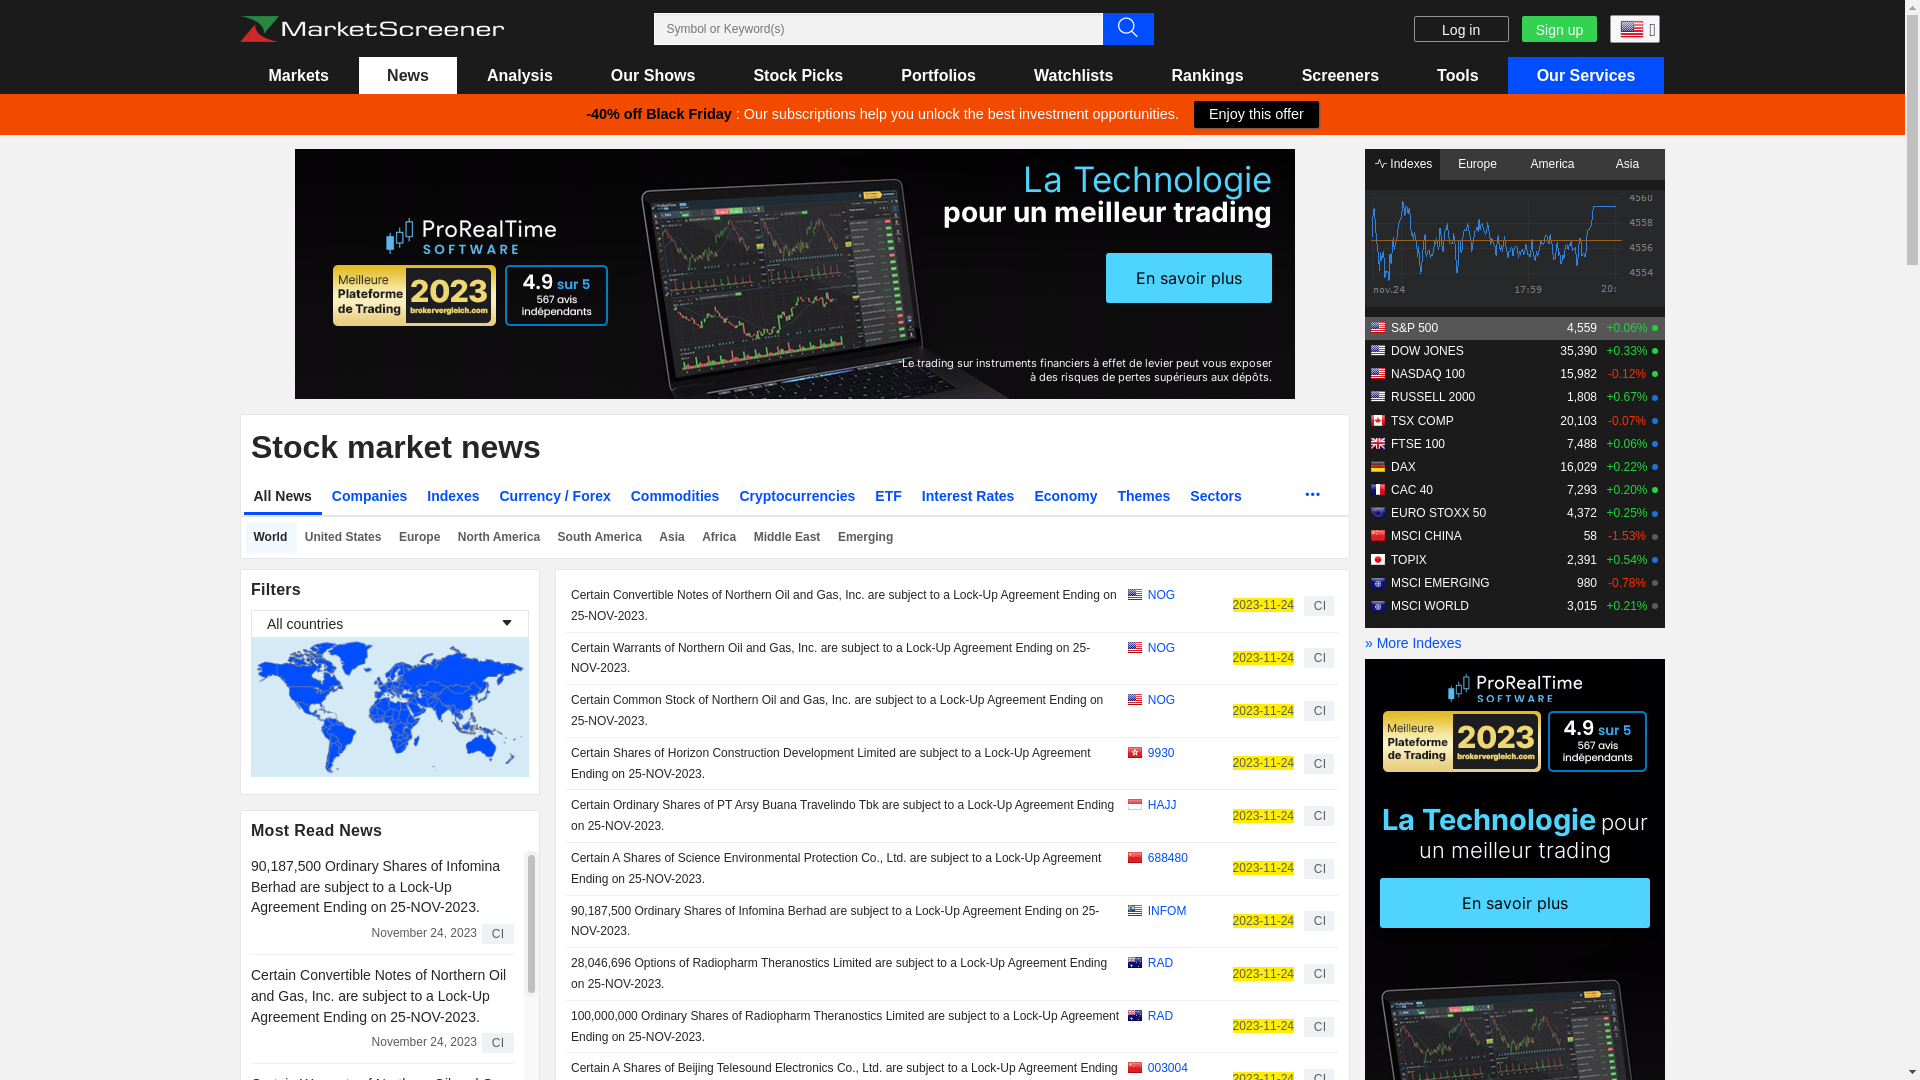 This screenshot has width=1920, height=1080. I want to click on 'ETF', so click(887, 495).